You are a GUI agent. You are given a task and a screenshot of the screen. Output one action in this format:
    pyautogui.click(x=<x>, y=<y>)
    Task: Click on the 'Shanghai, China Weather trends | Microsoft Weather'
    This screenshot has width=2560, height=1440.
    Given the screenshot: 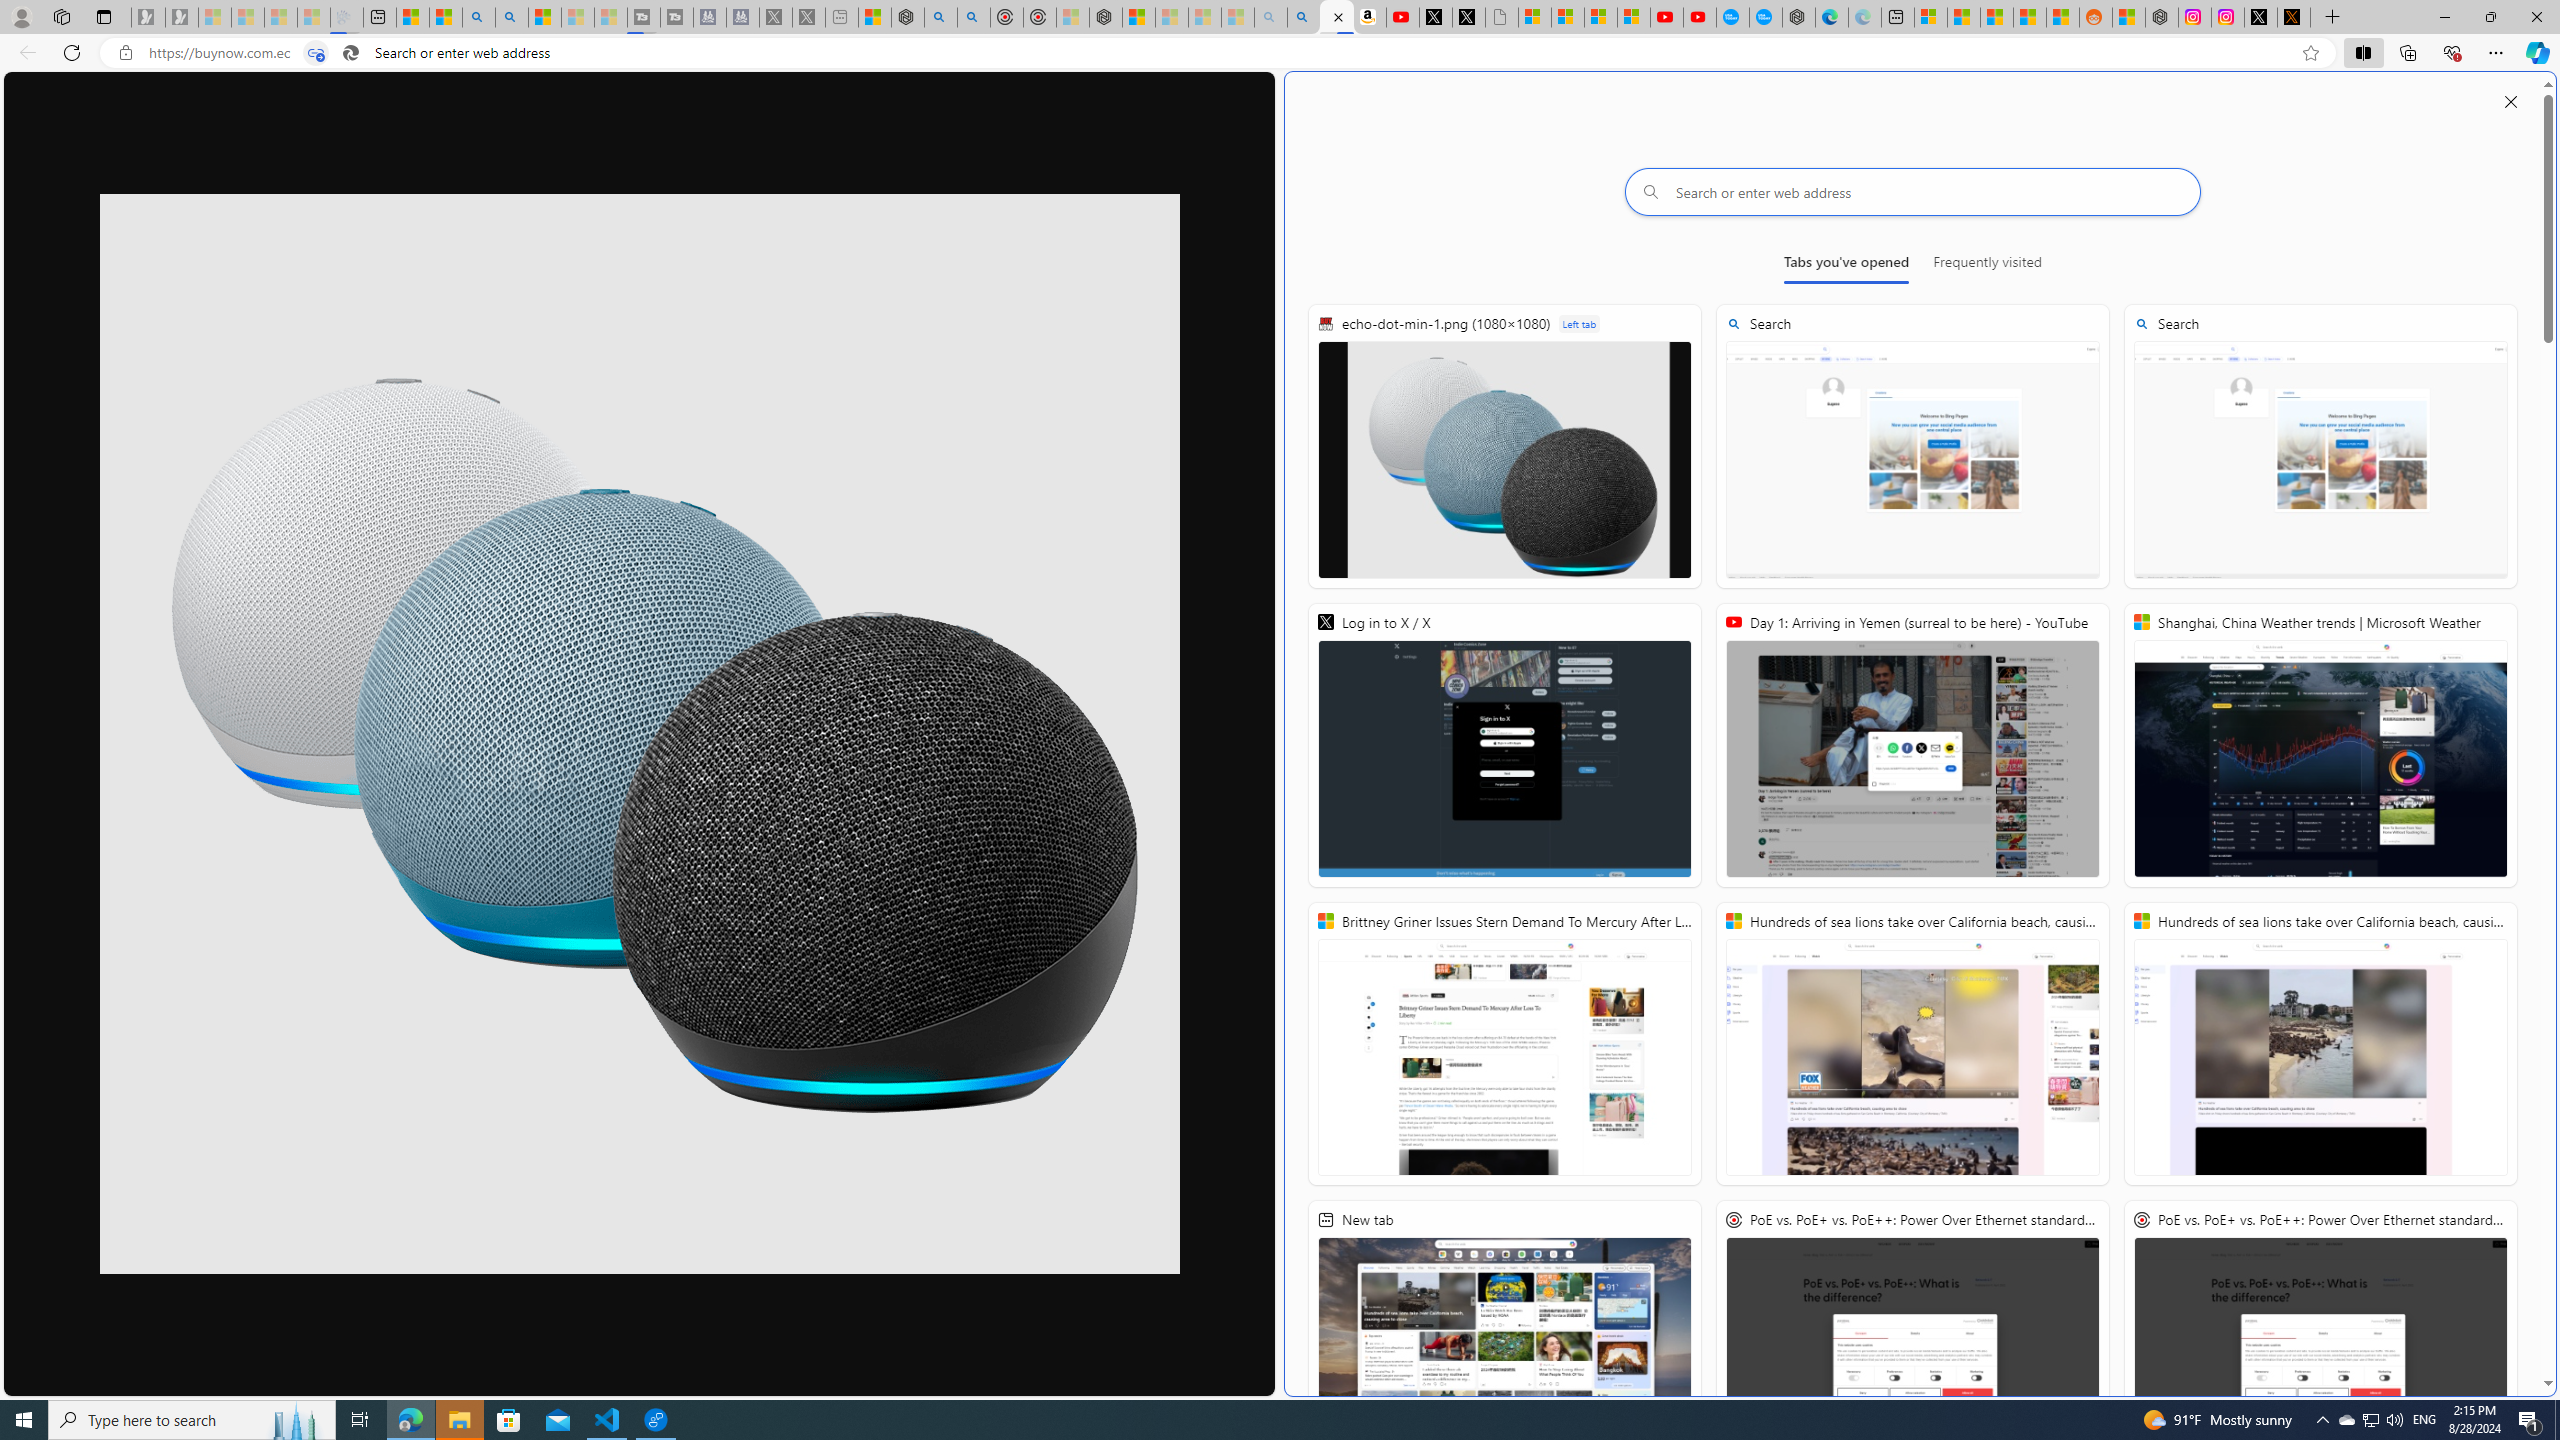 What is the action you would take?
    pyautogui.click(x=2319, y=744)
    